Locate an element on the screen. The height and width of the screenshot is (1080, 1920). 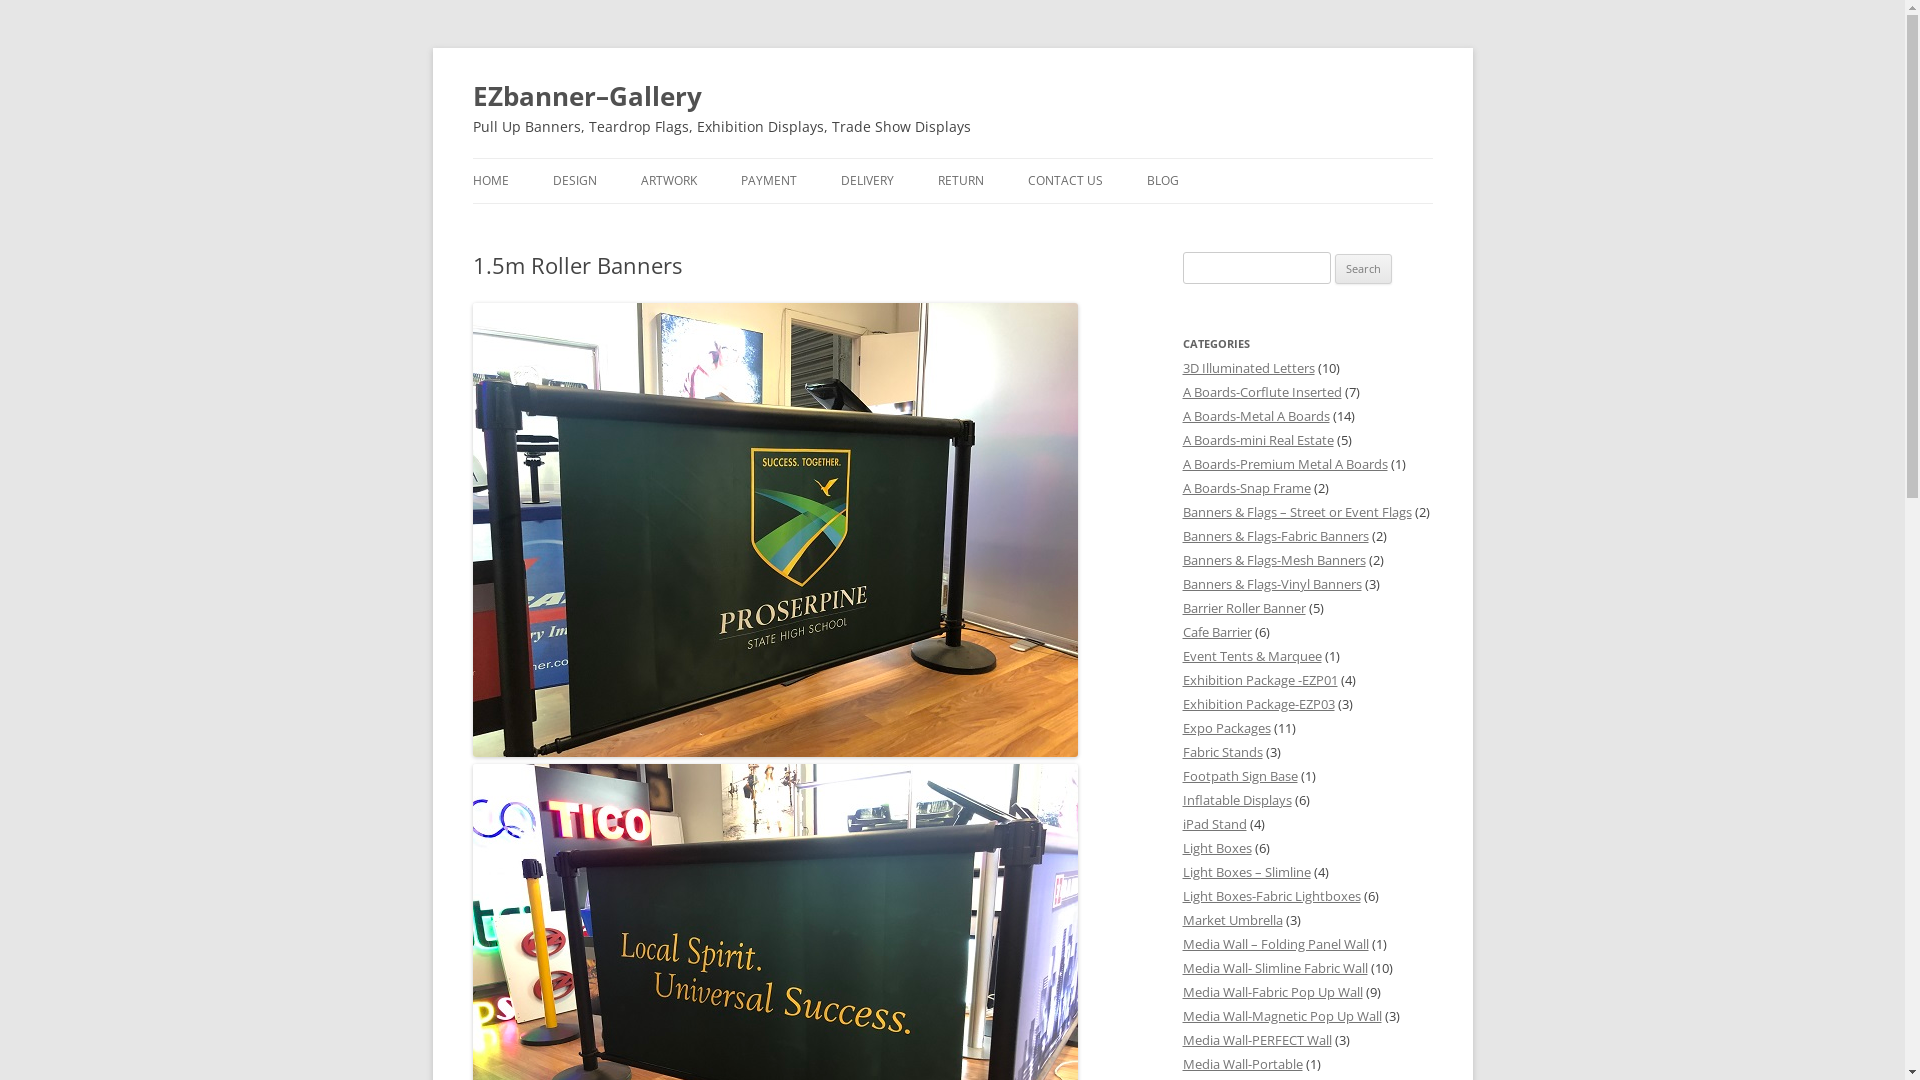
'Market Umbrella' is located at coordinates (1231, 920).